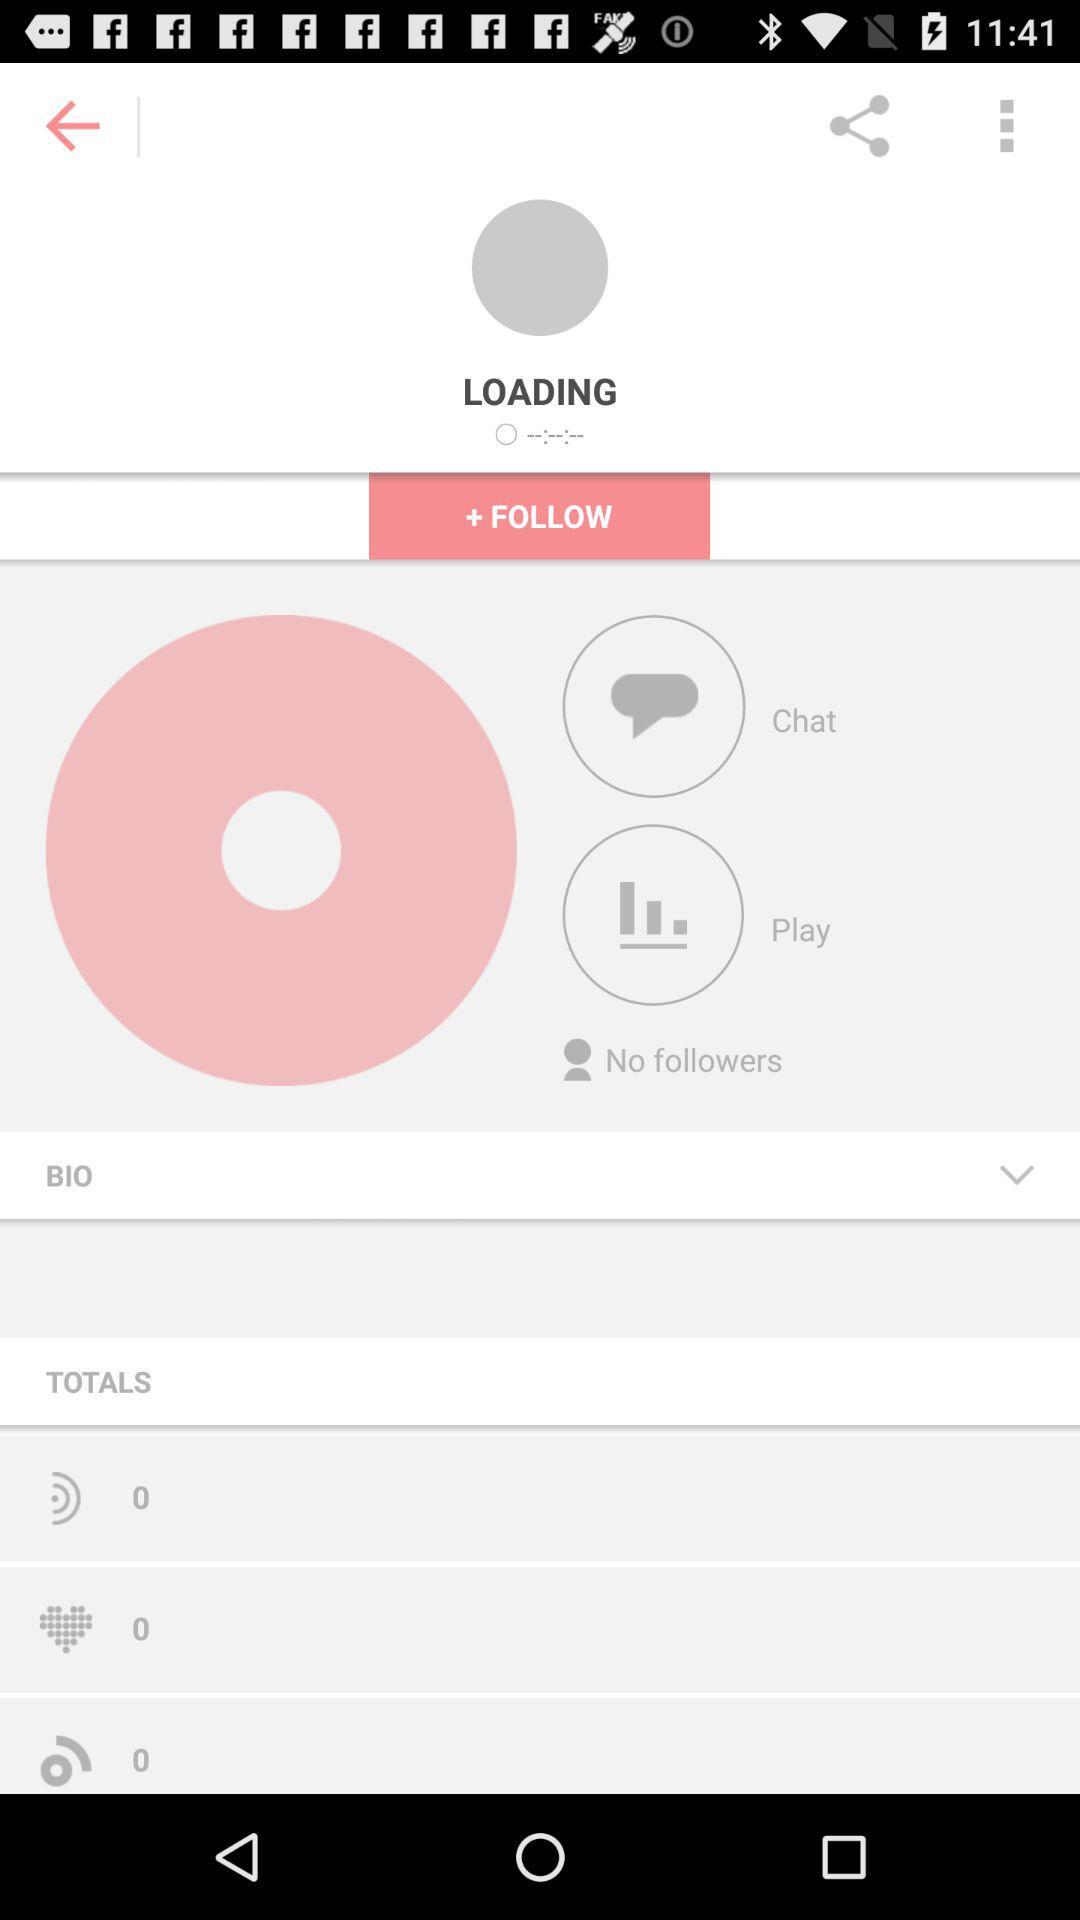 This screenshot has width=1080, height=1920. What do you see at coordinates (653, 914) in the screenshot?
I see `icon above the no followers` at bounding box center [653, 914].